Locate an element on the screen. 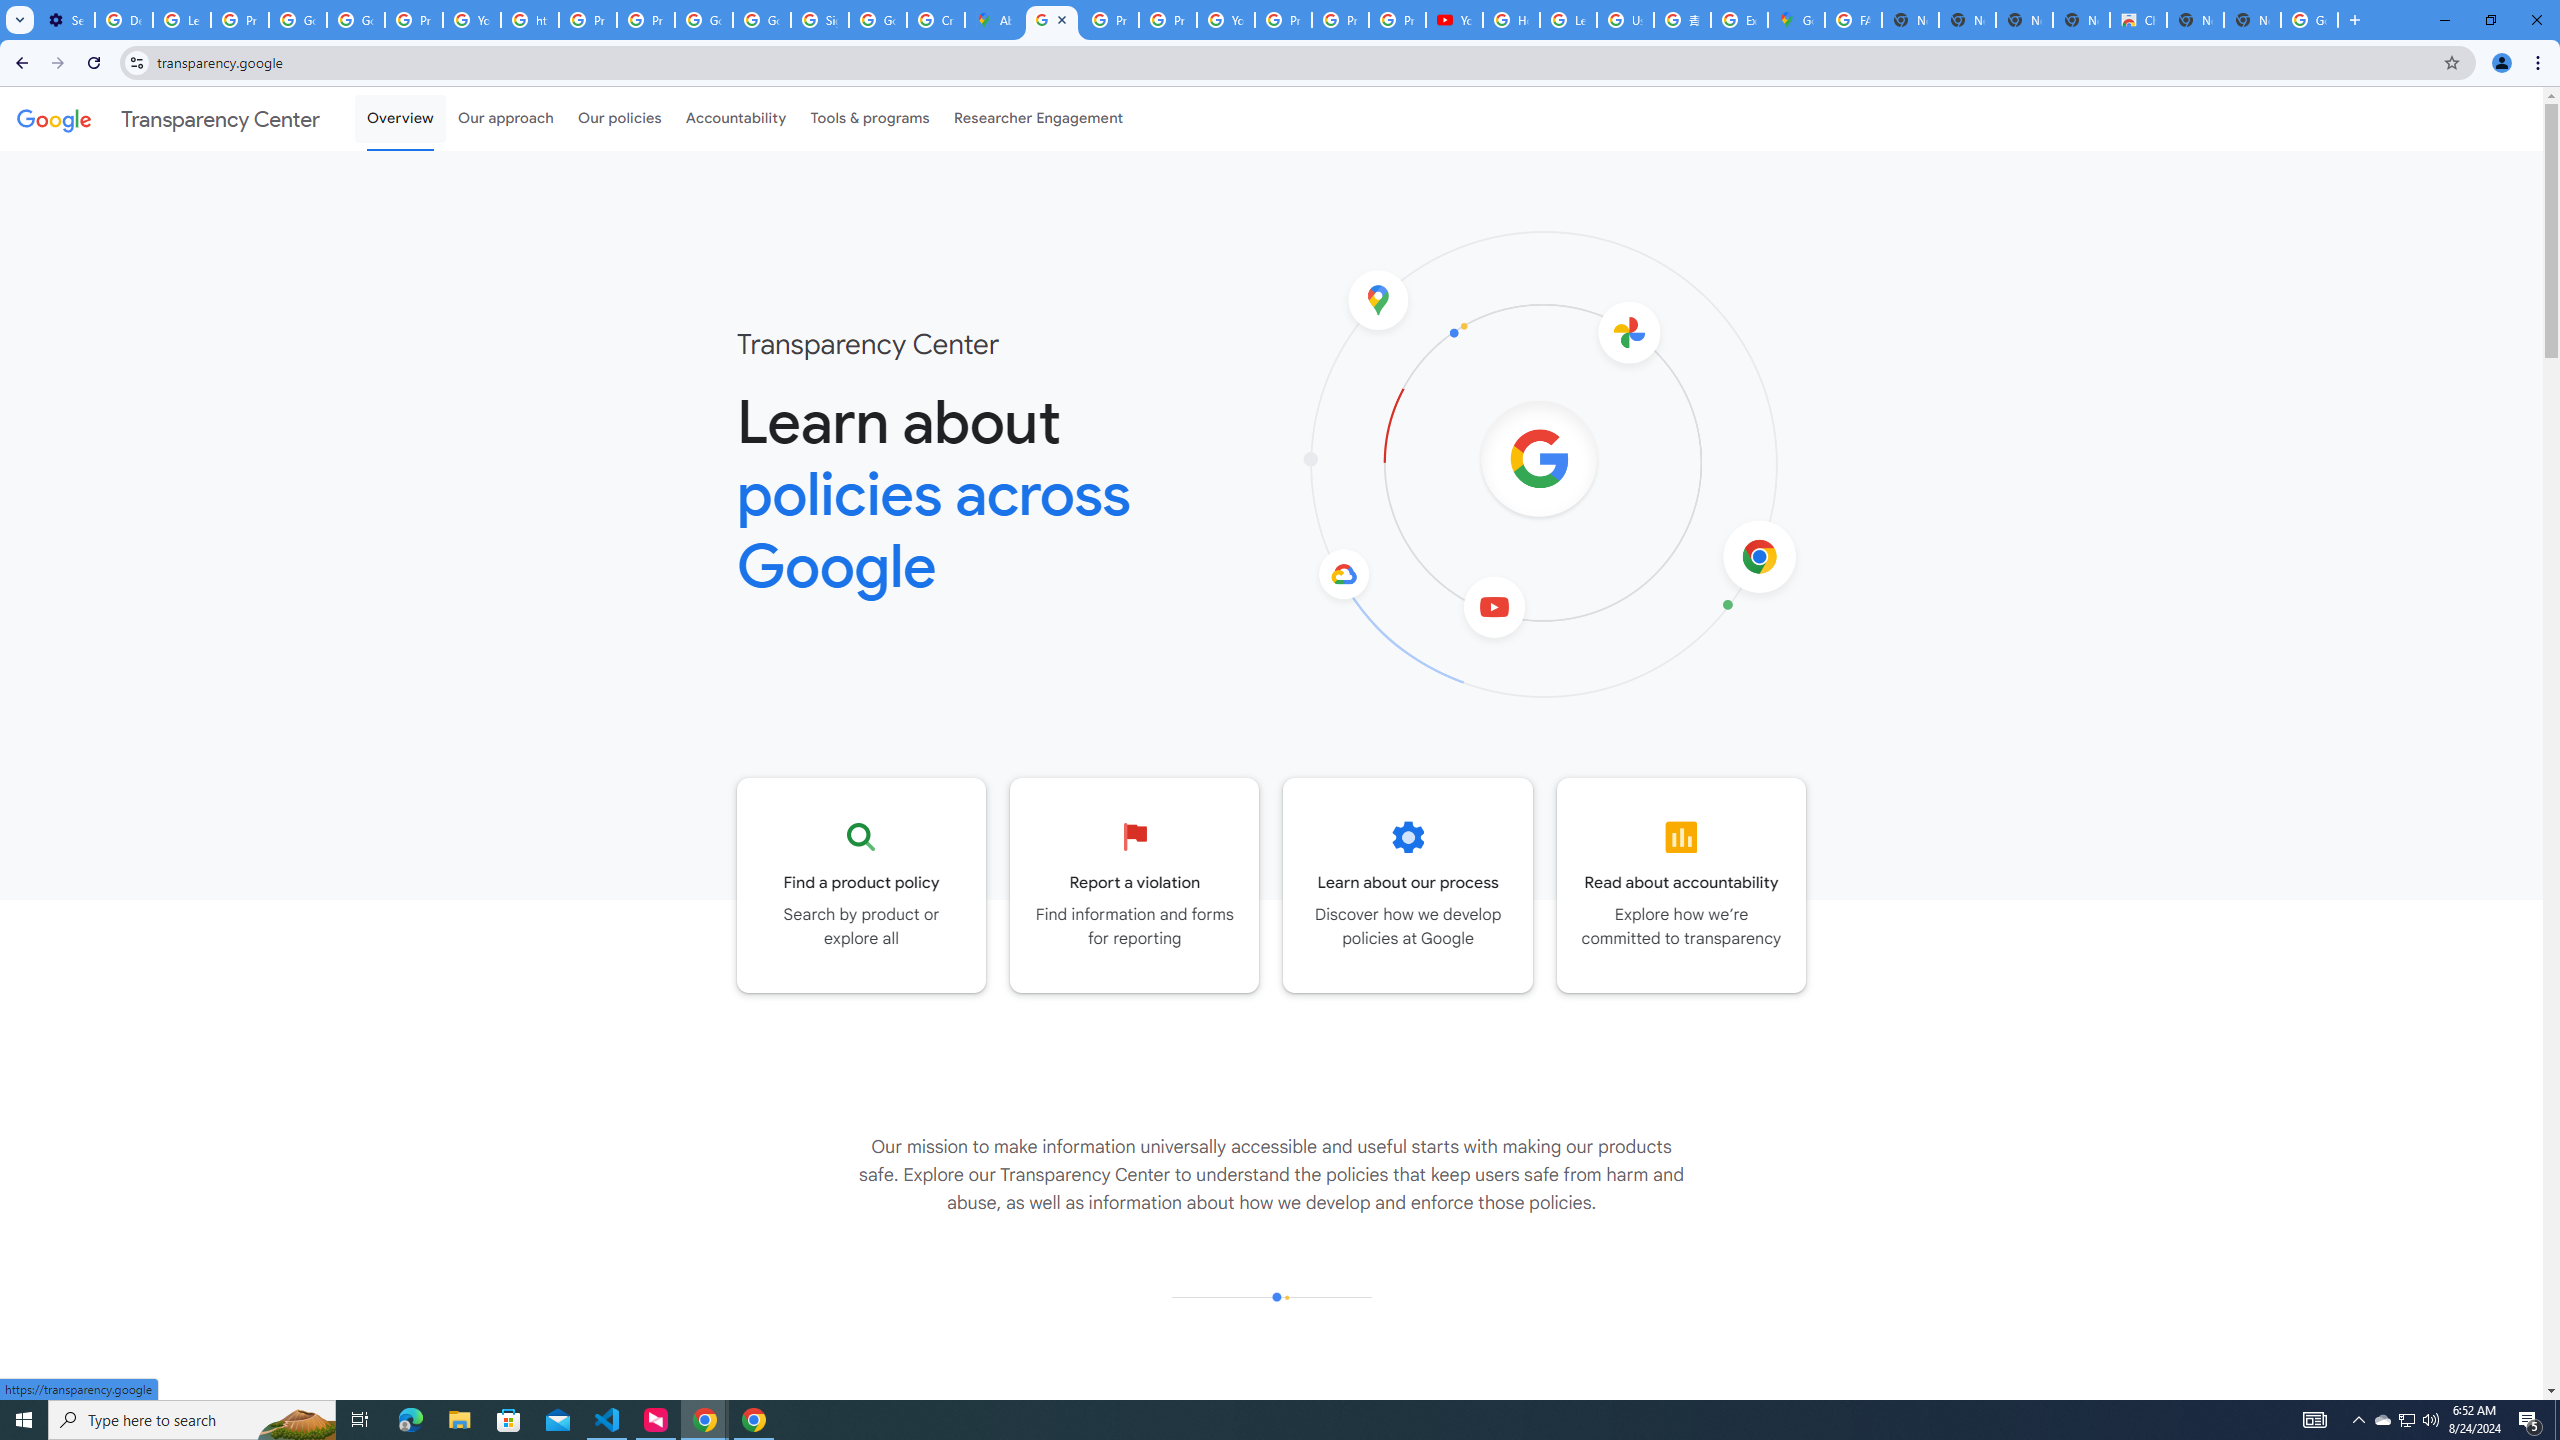  'Privacy Help Center - Policies Help' is located at coordinates (1166, 19).